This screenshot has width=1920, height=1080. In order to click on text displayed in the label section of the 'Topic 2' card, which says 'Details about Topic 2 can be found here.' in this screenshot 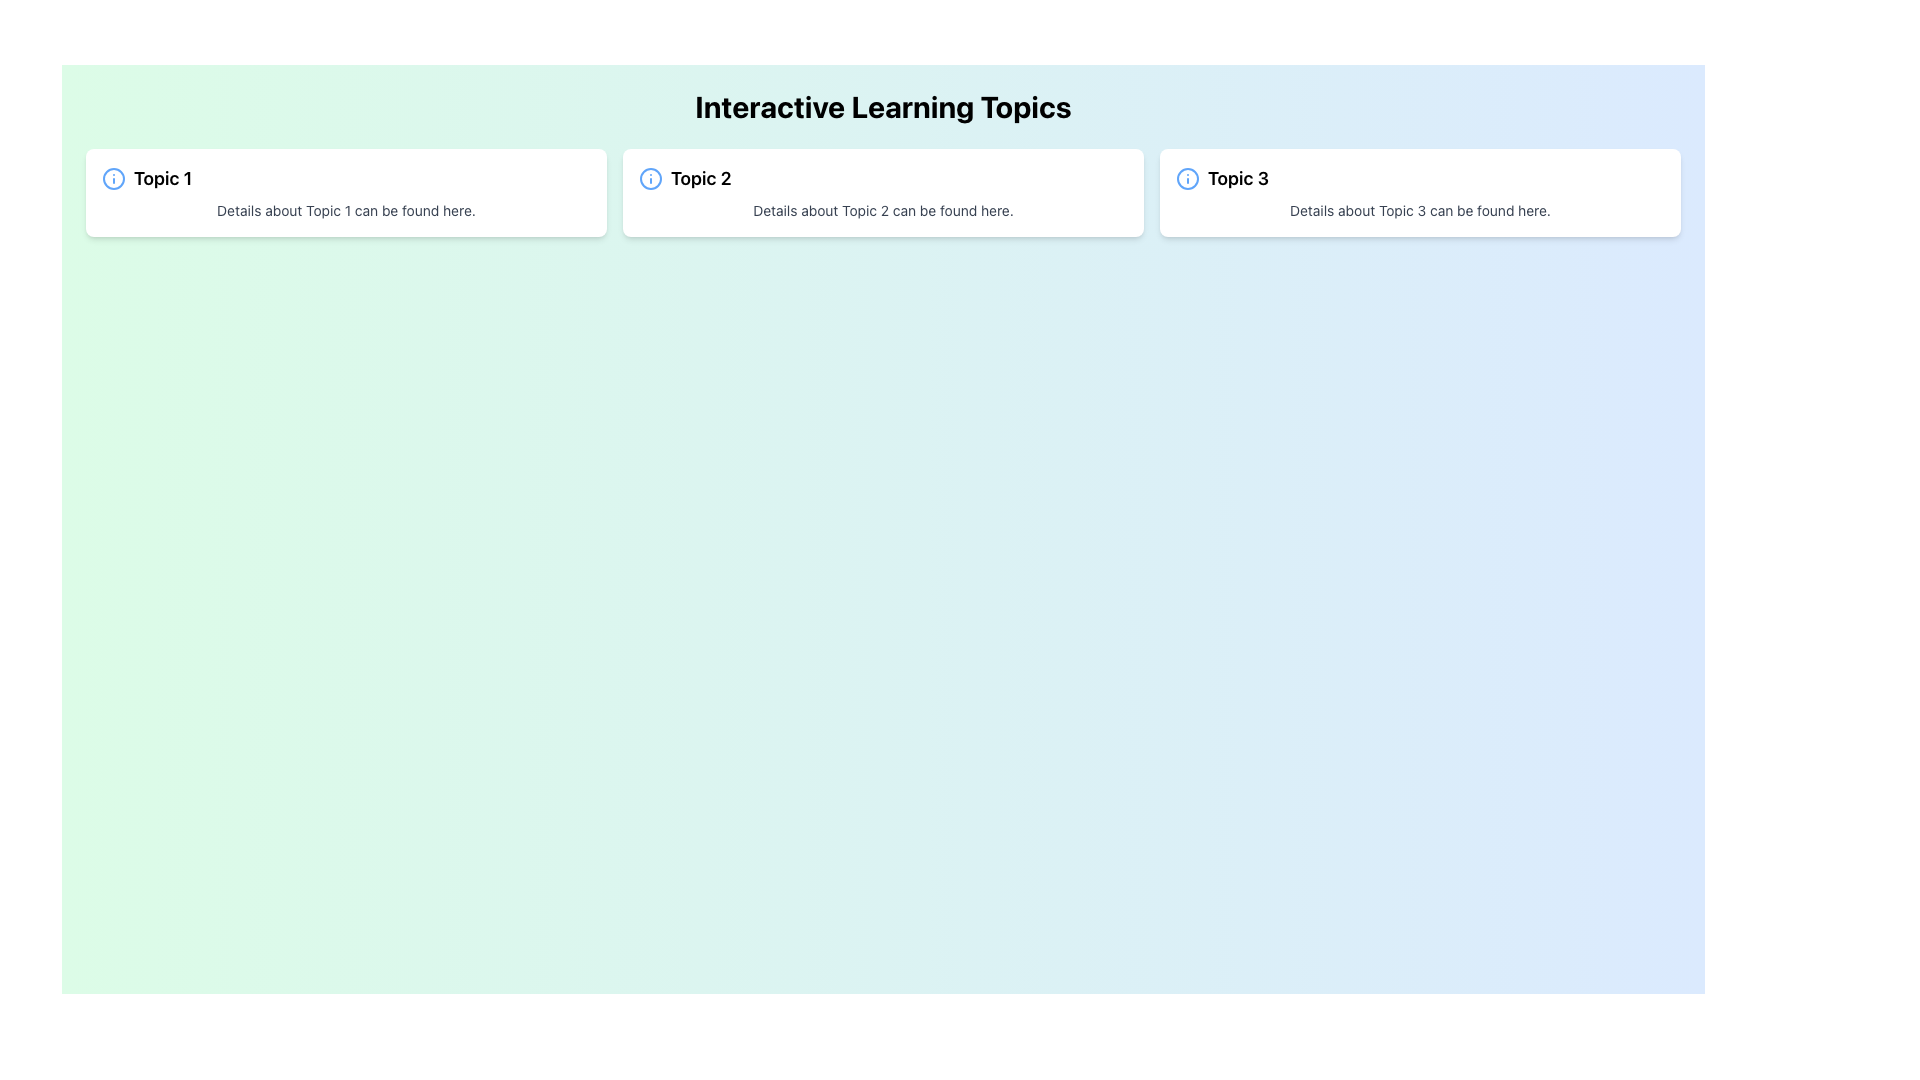, I will do `click(882, 211)`.